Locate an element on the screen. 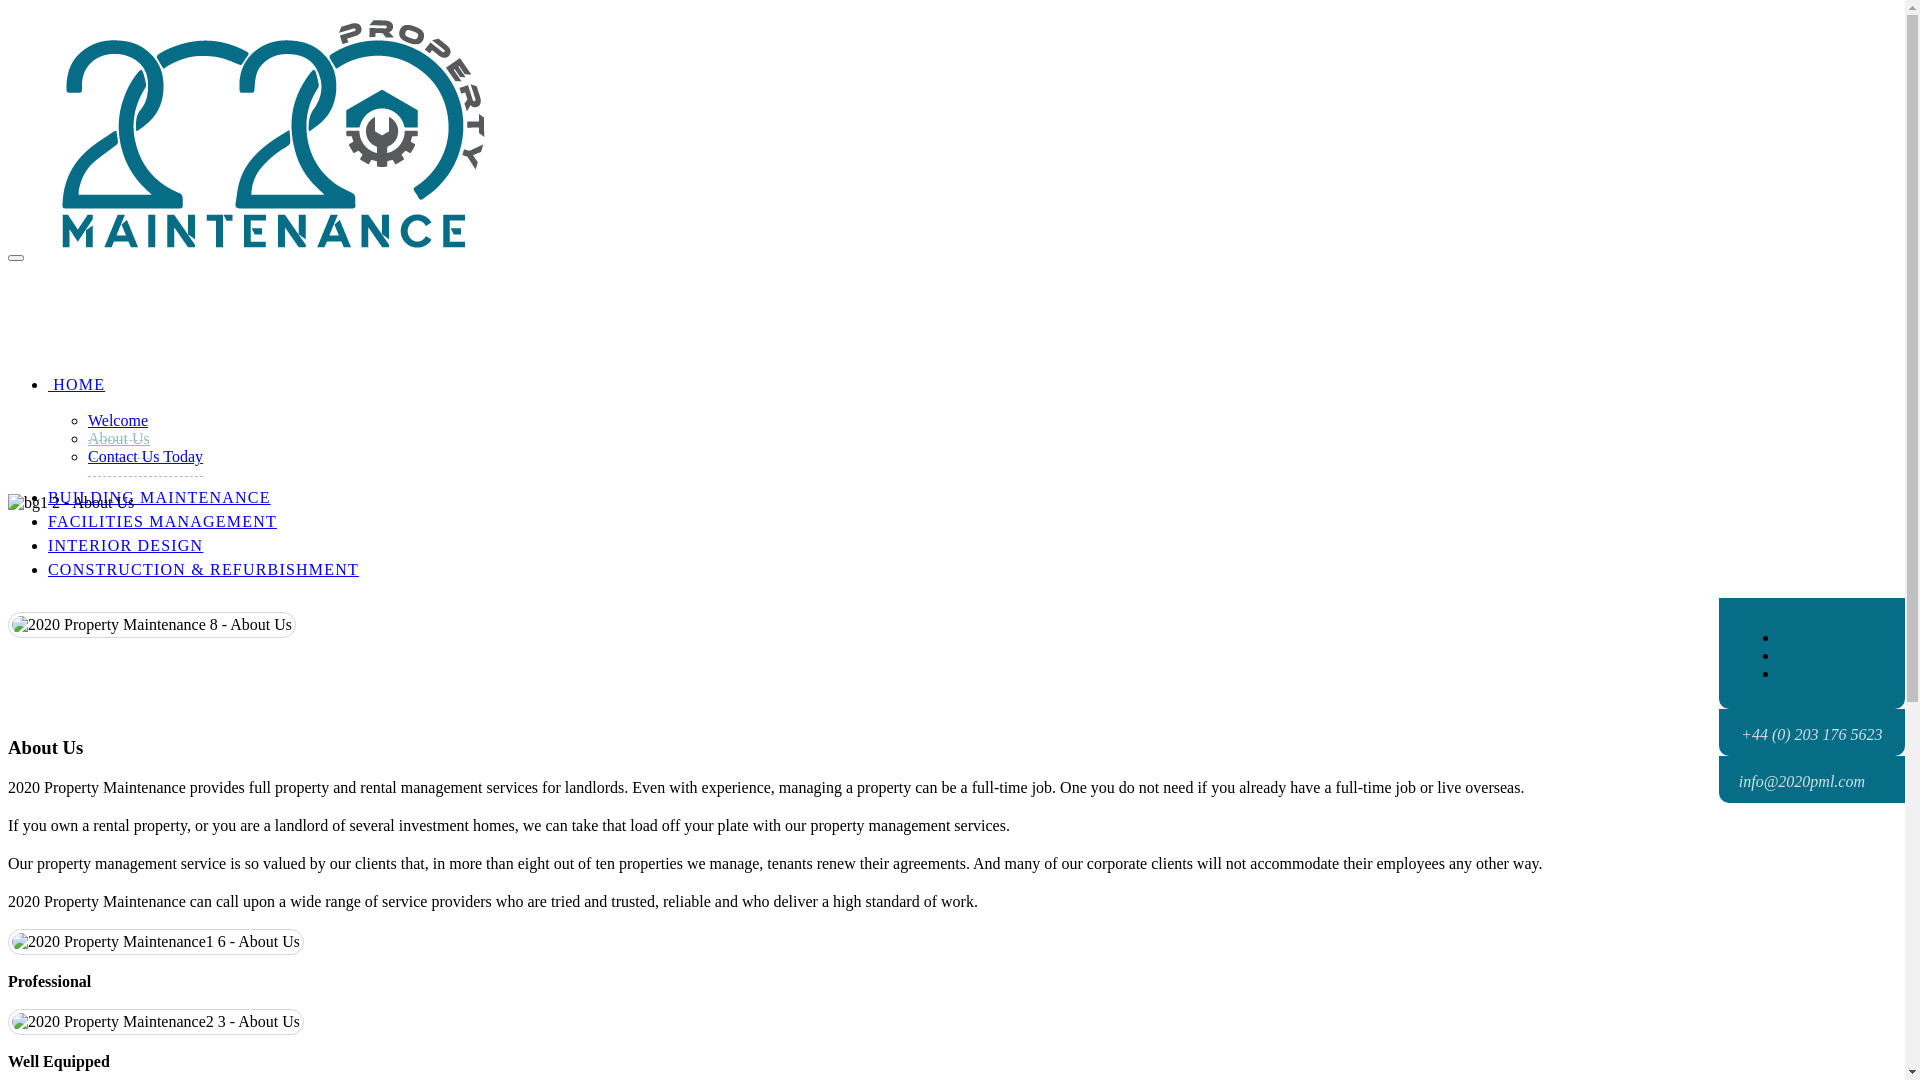 This screenshot has height=1080, width=1920. 'About Us' is located at coordinates (155, 1022).